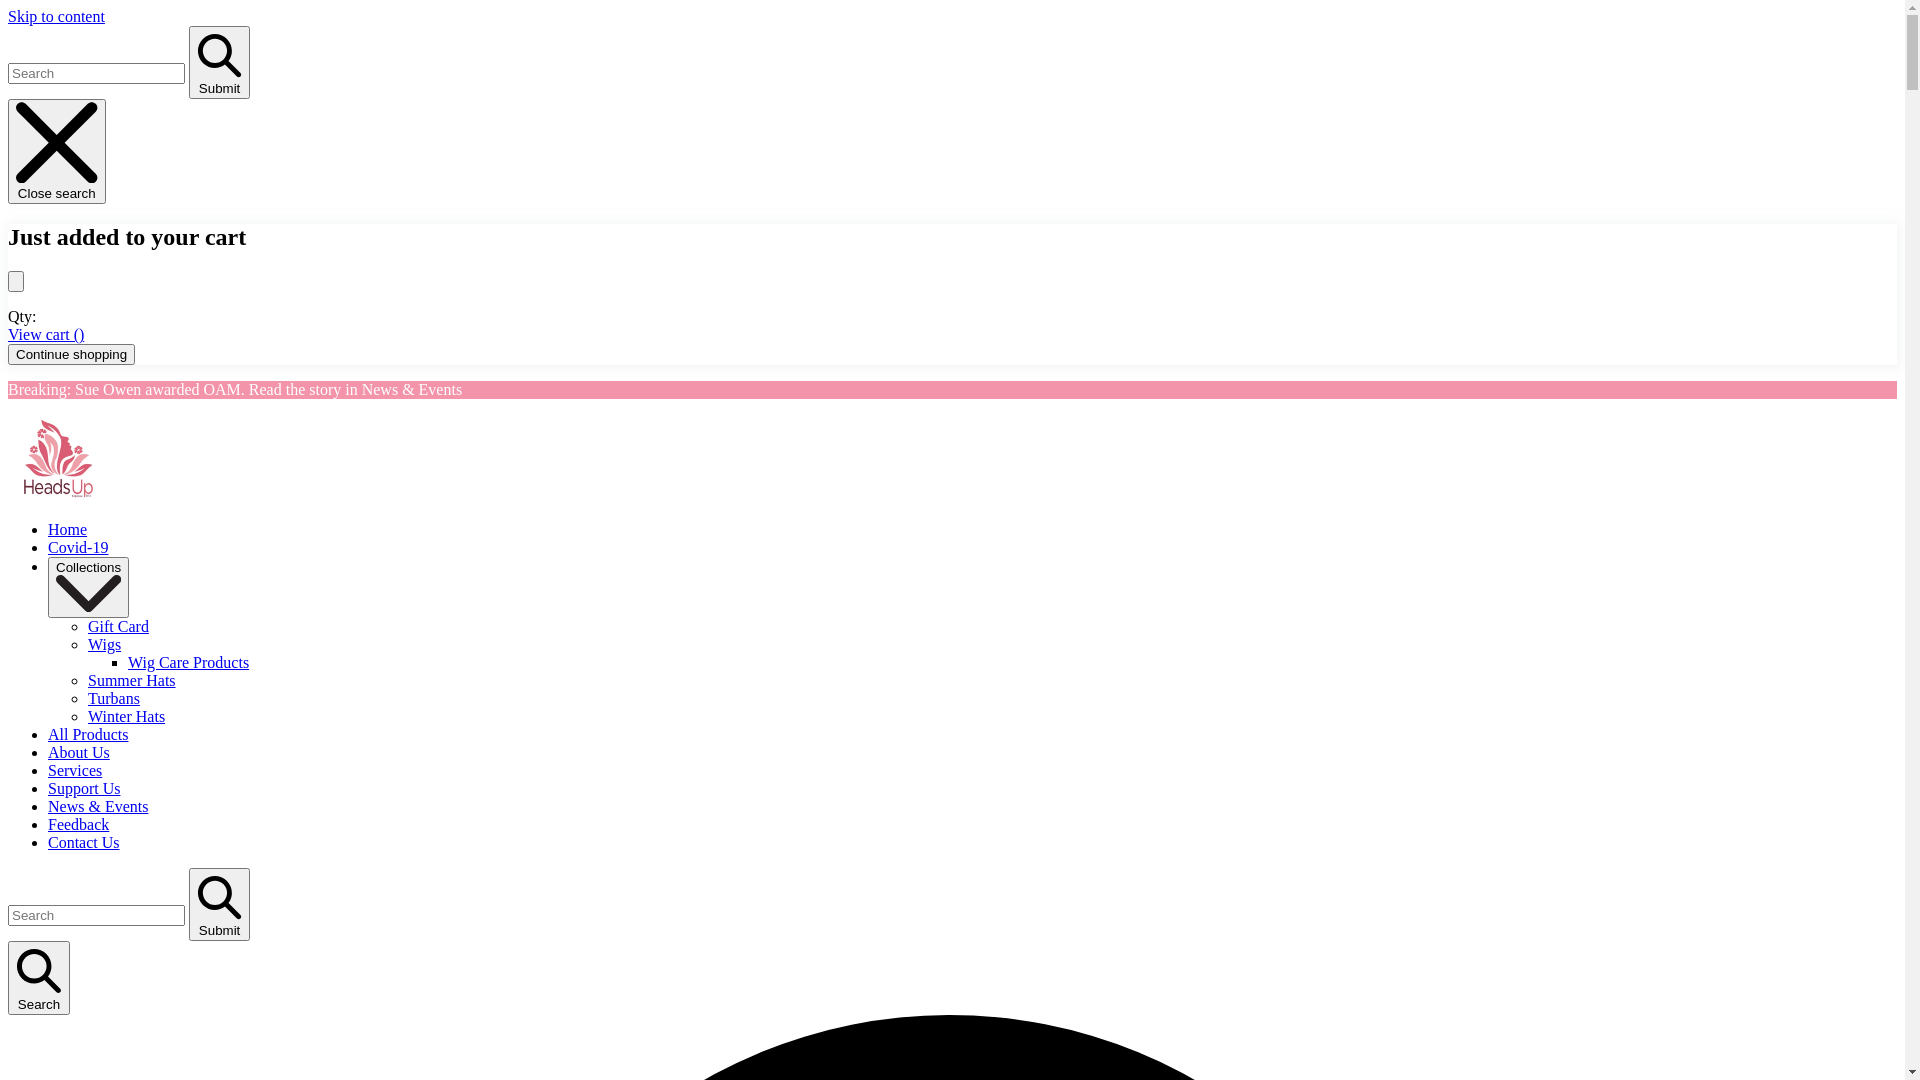 The image size is (1920, 1080). I want to click on 'Turbans', so click(113, 697).